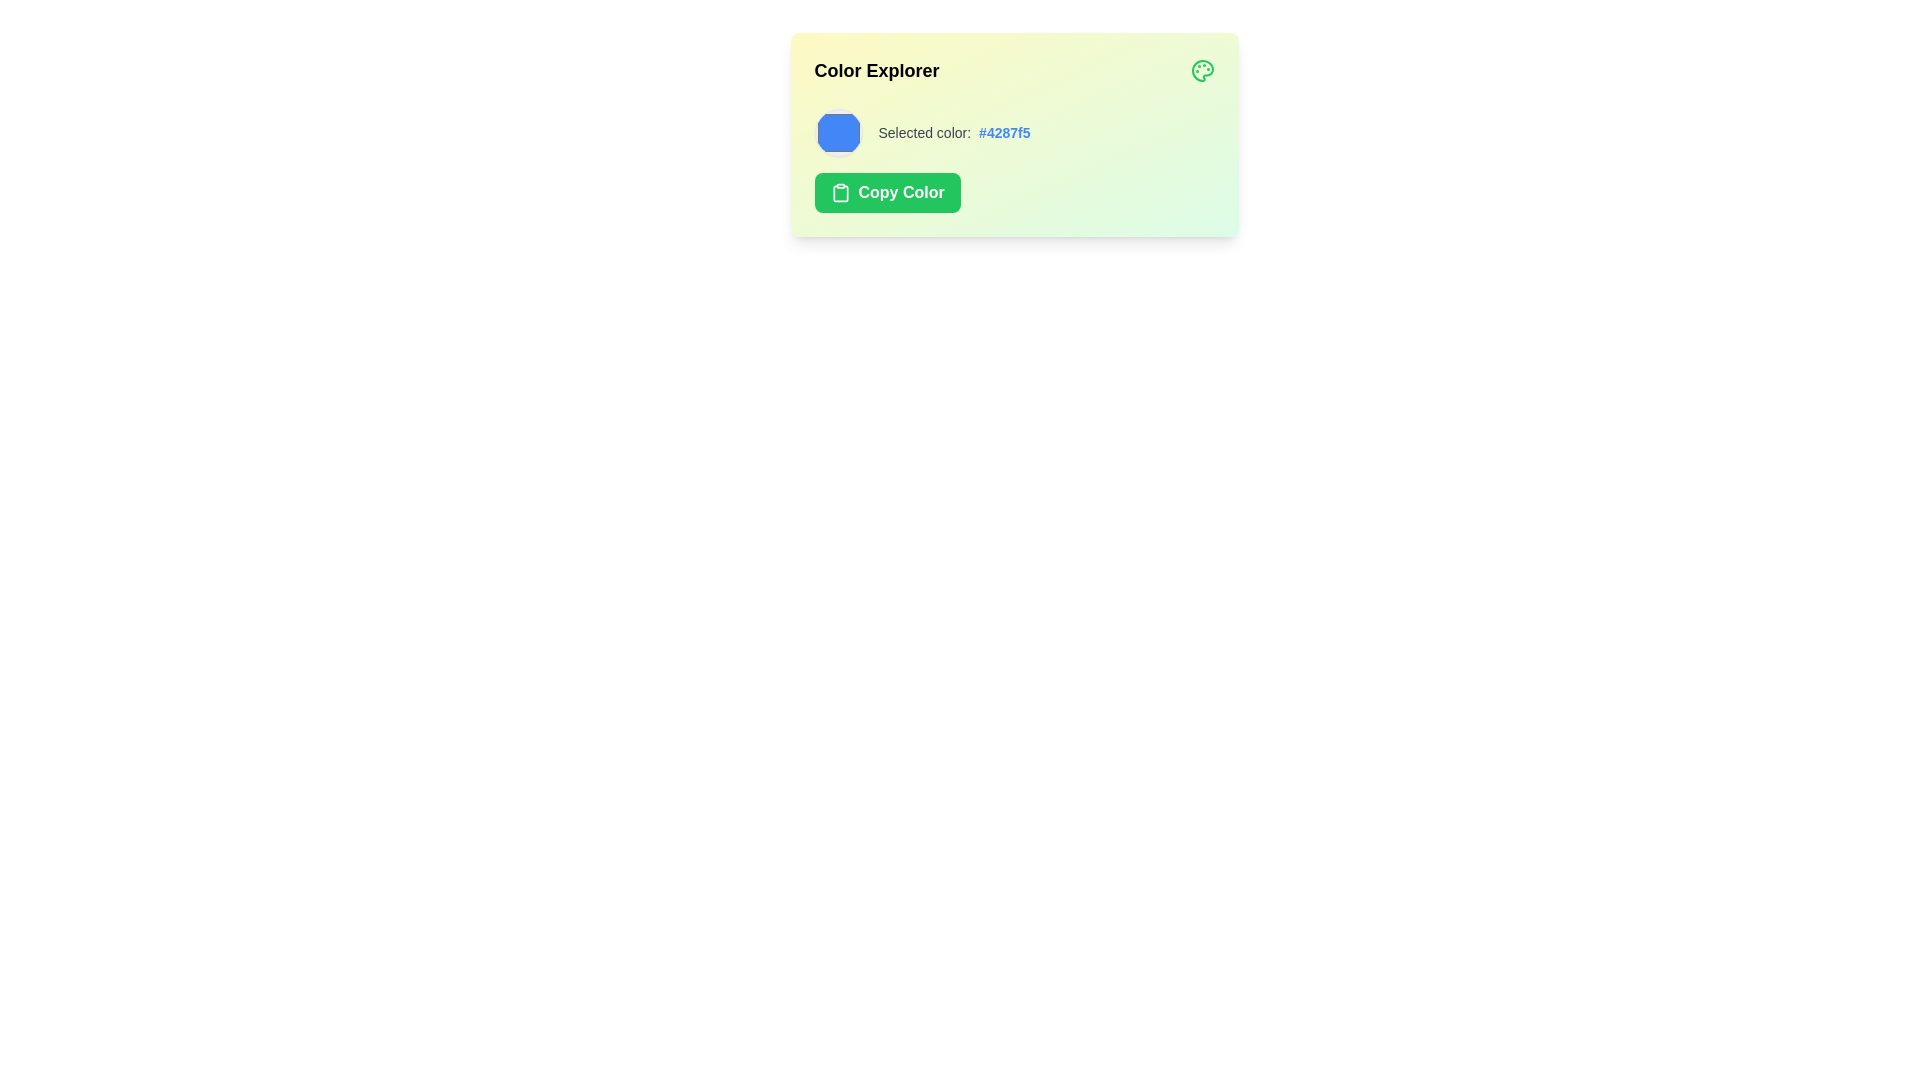 This screenshot has height=1080, width=1920. Describe the element at coordinates (1201, 69) in the screenshot. I see `the color-related tool icon located at the far-right within the header section titled 'Color Explorer'` at that location.